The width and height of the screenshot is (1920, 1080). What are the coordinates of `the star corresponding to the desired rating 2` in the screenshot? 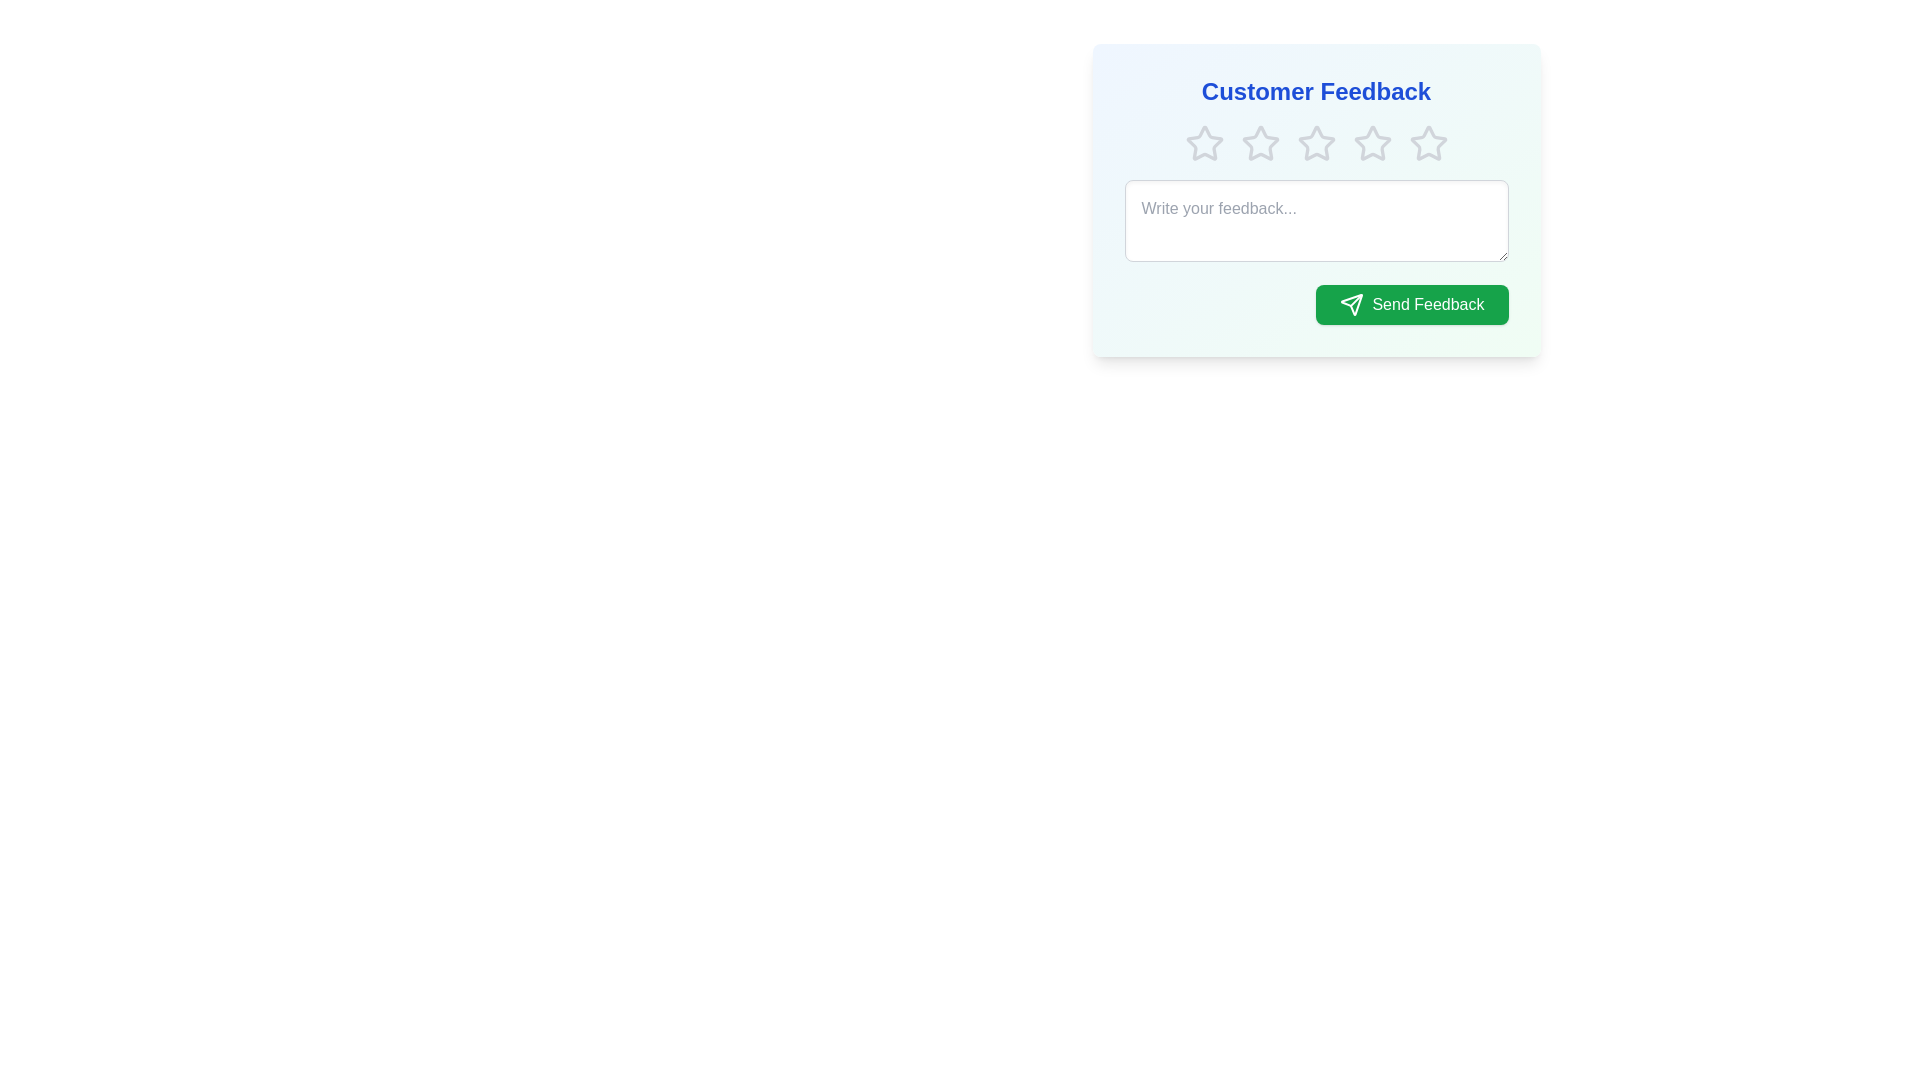 It's located at (1259, 142).